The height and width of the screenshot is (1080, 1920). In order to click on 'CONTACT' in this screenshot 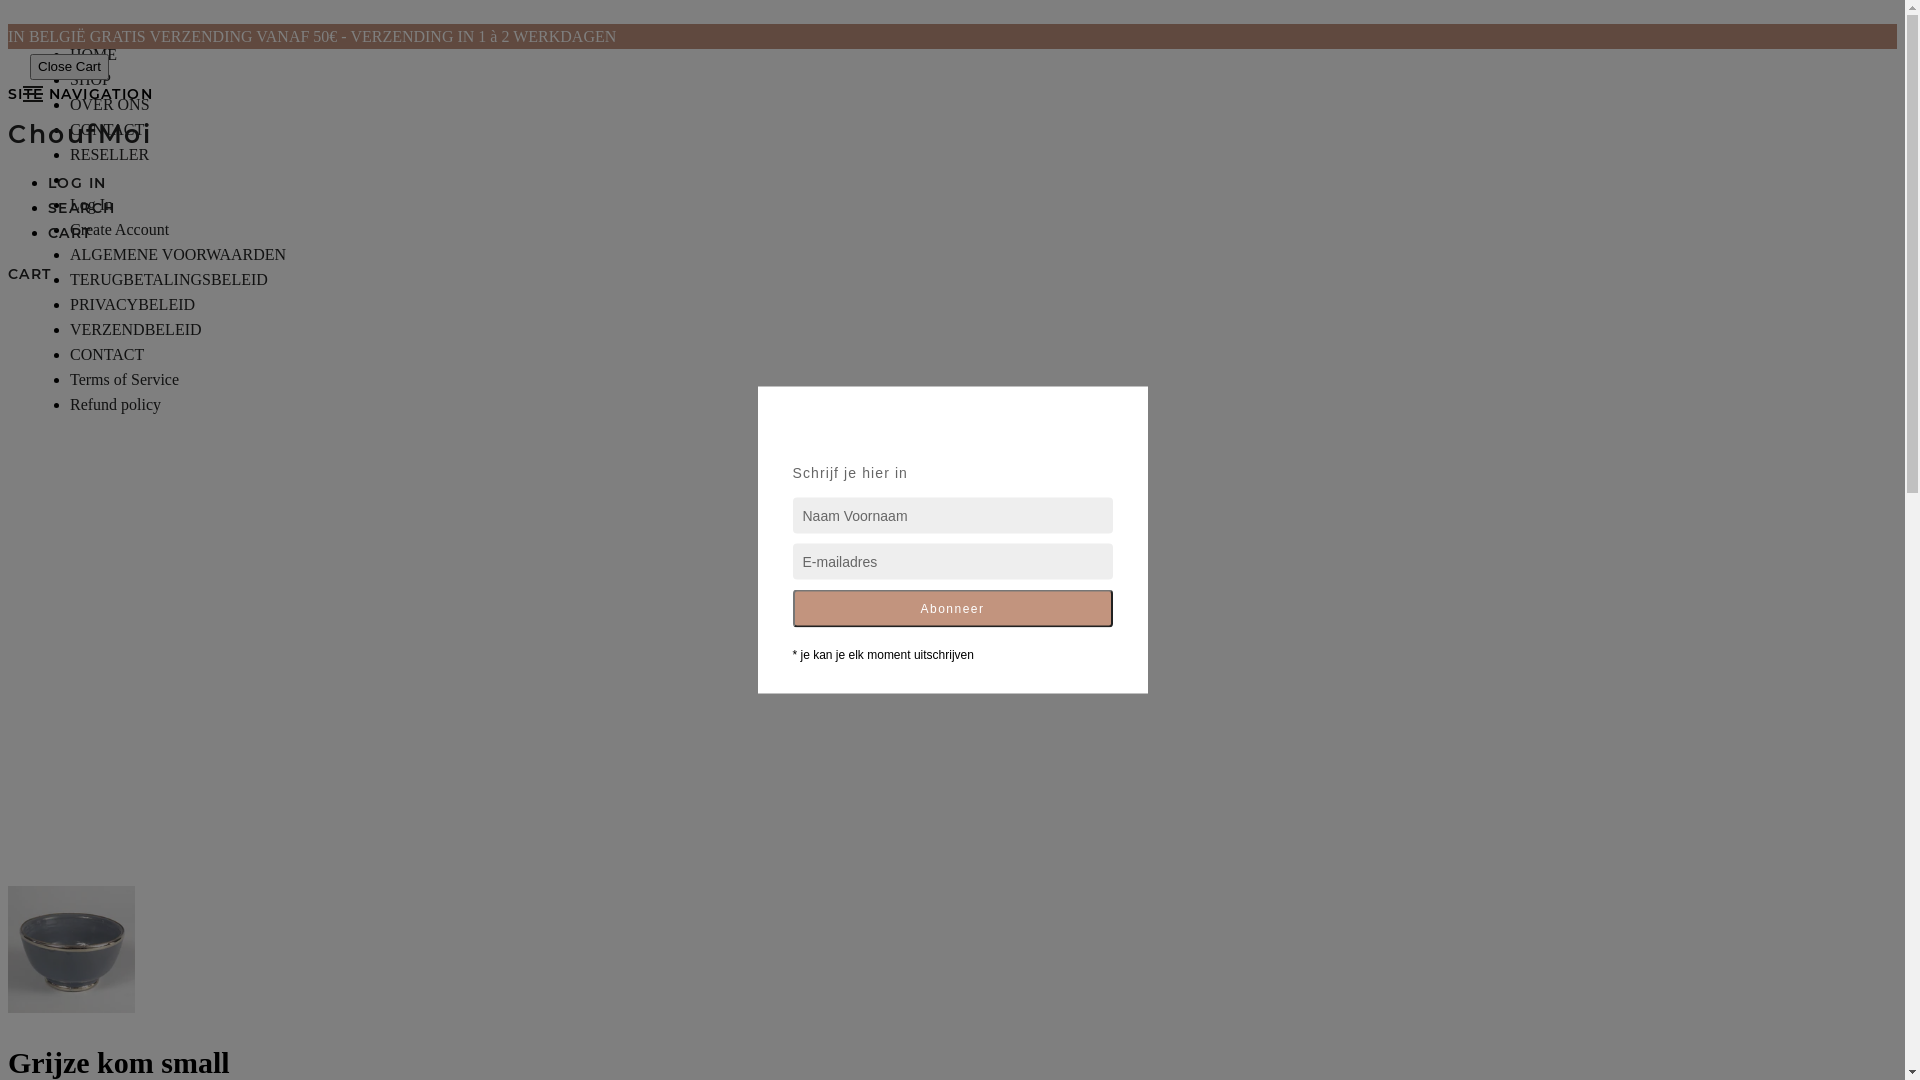, I will do `click(105, 129)`.